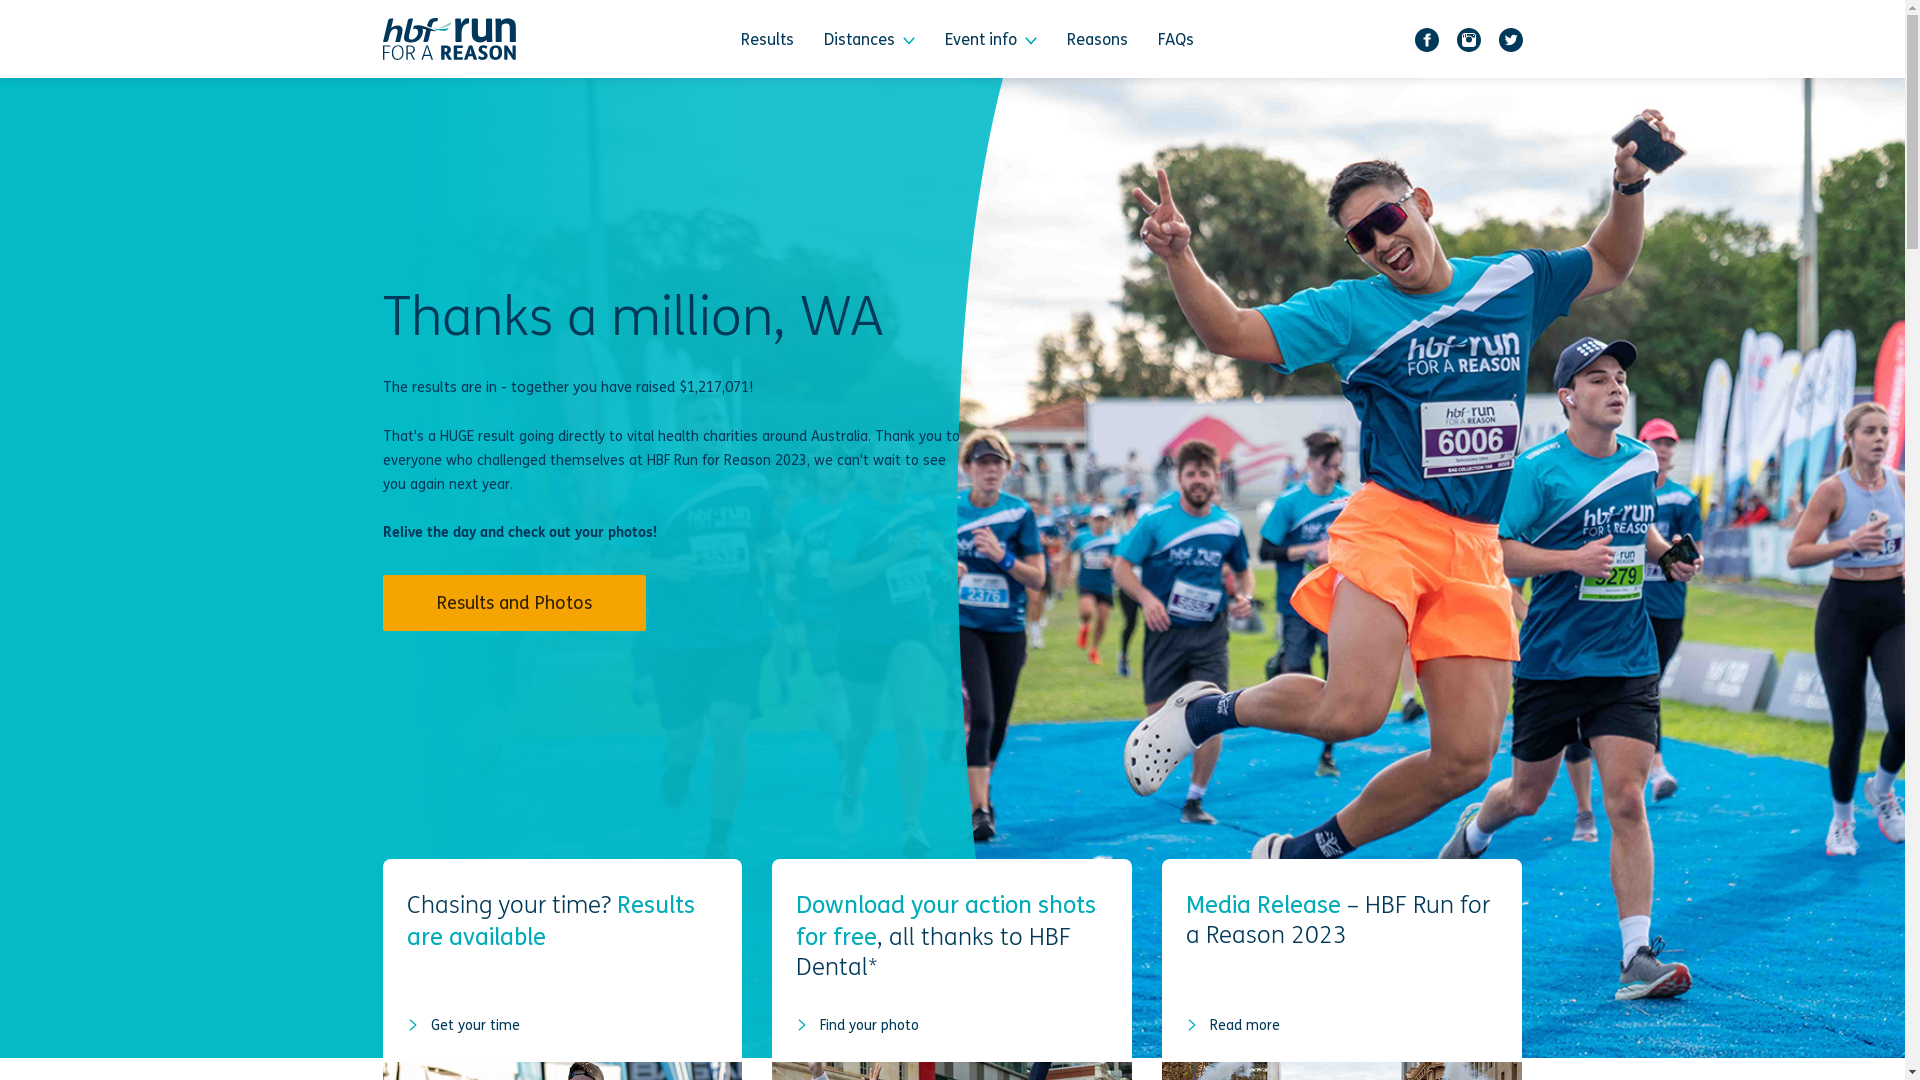 This screenshot has width=1920, height=1080. Describe the element at coordinates (1096, 38) in the screenshot. I see `'Reasons'` at that location.